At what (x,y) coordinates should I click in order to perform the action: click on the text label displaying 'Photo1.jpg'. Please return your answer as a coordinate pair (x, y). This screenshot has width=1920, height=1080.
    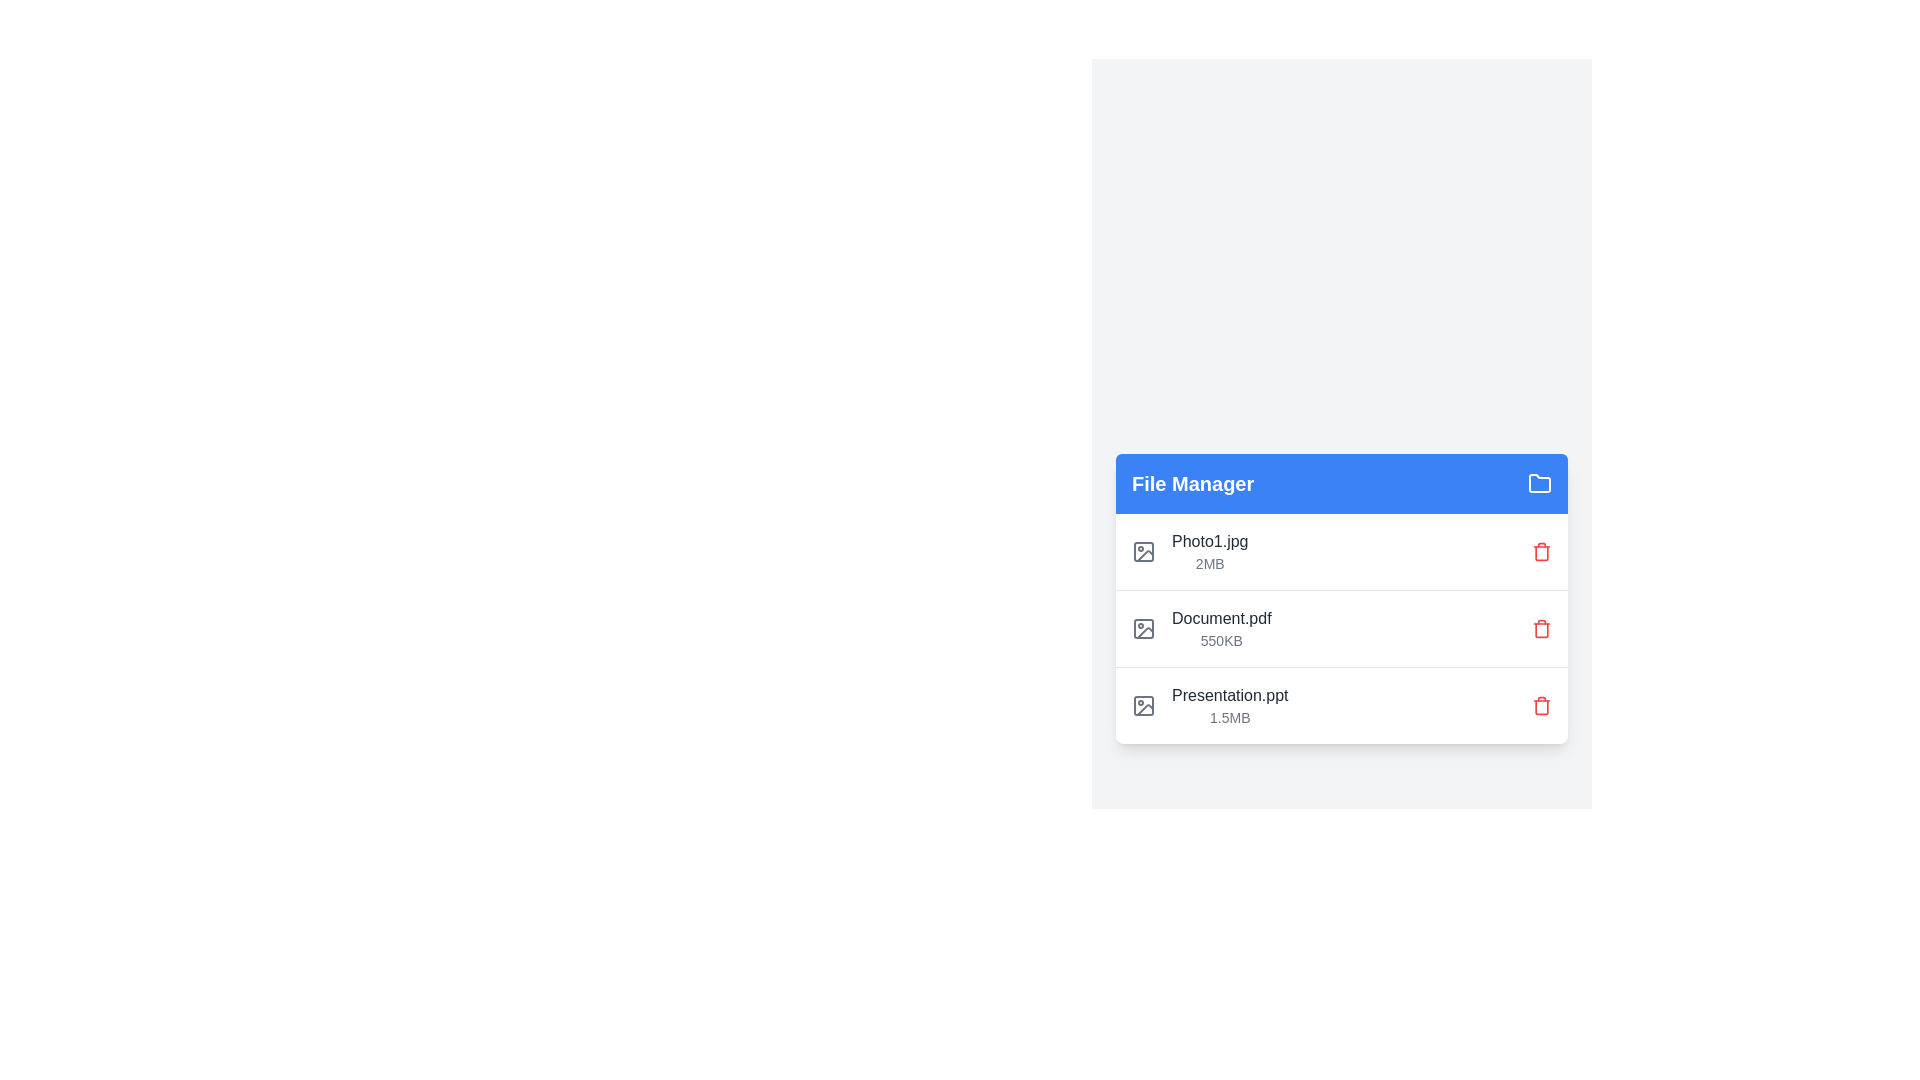
    Looking at the image, I should click on (1209, 551).